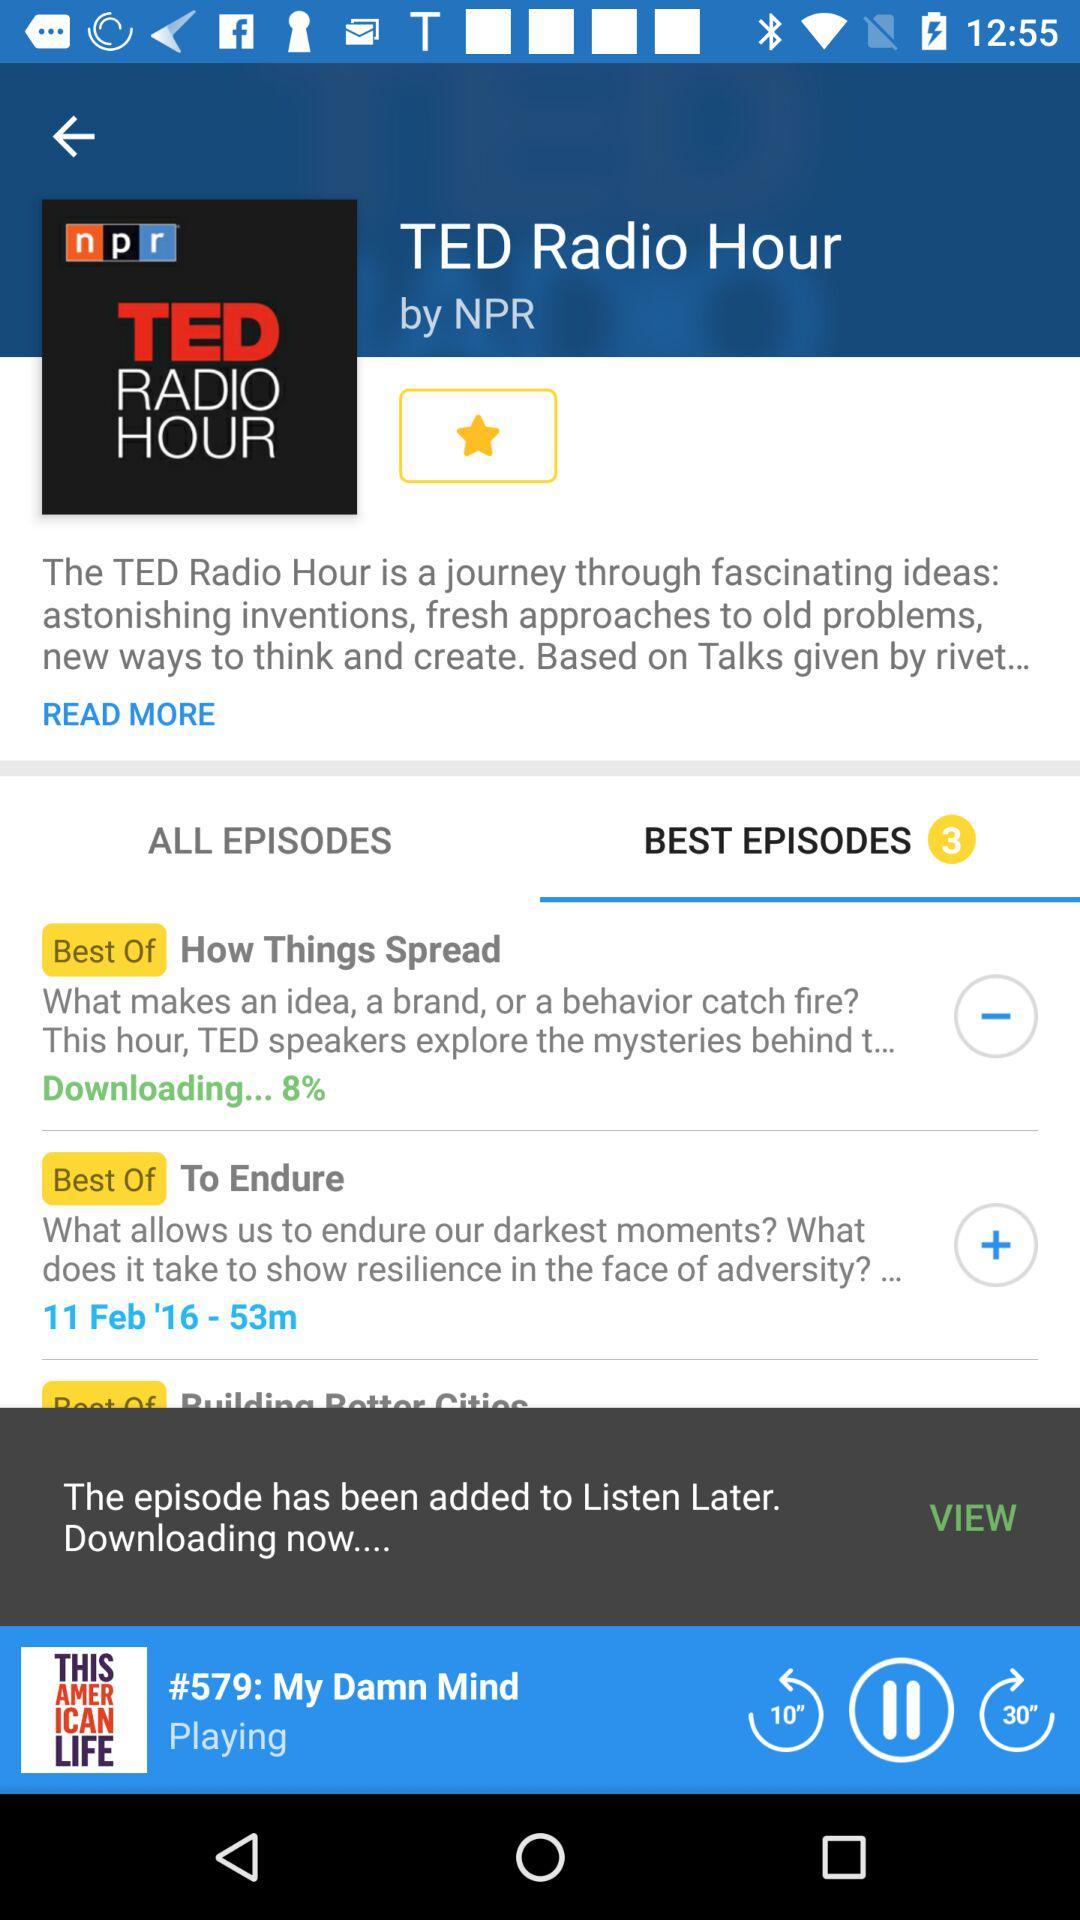 This screenshot has width=1080, height=1920. I want to click on the pause icon, so click(901, 1708).